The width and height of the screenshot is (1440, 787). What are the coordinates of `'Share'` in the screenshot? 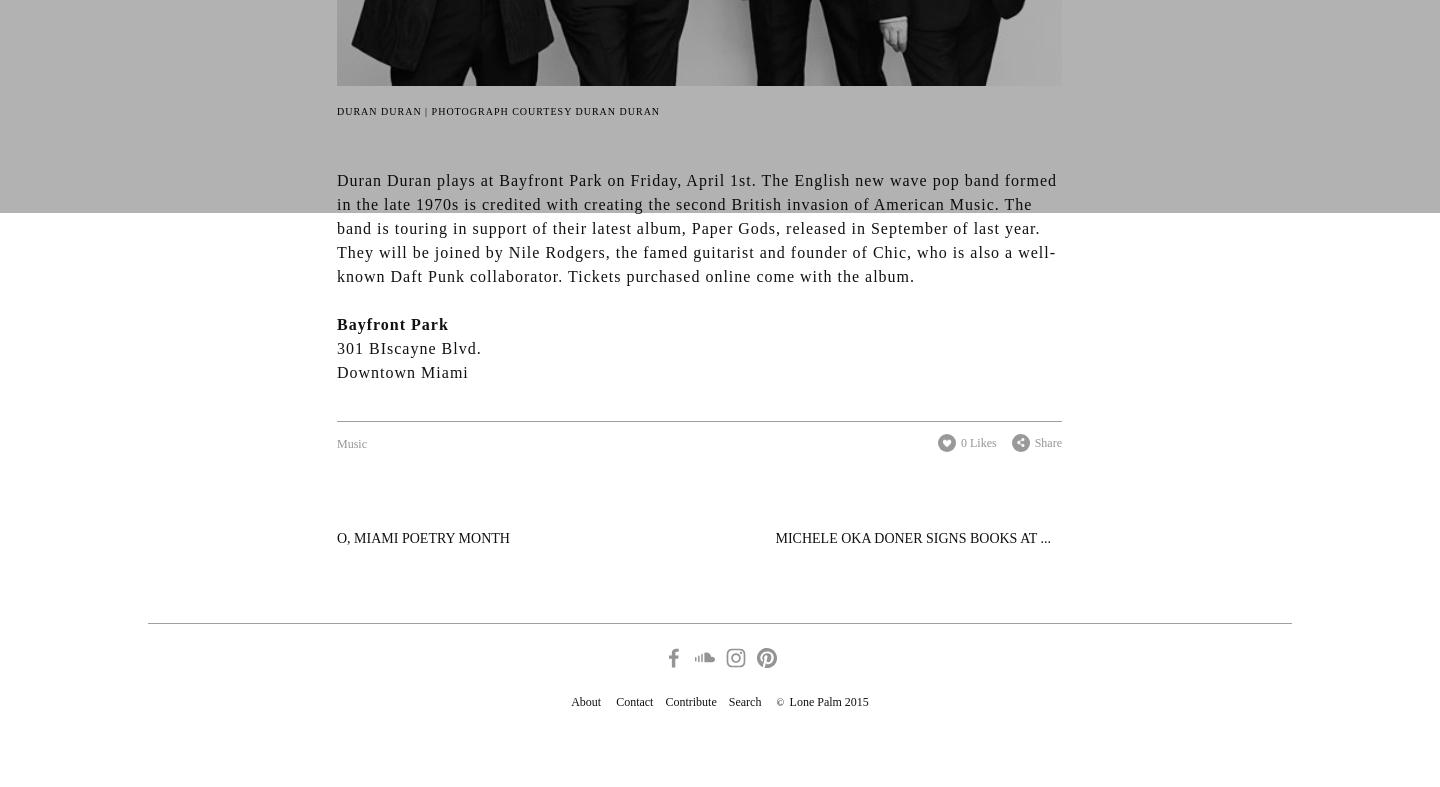 It's located at (1048, 441).